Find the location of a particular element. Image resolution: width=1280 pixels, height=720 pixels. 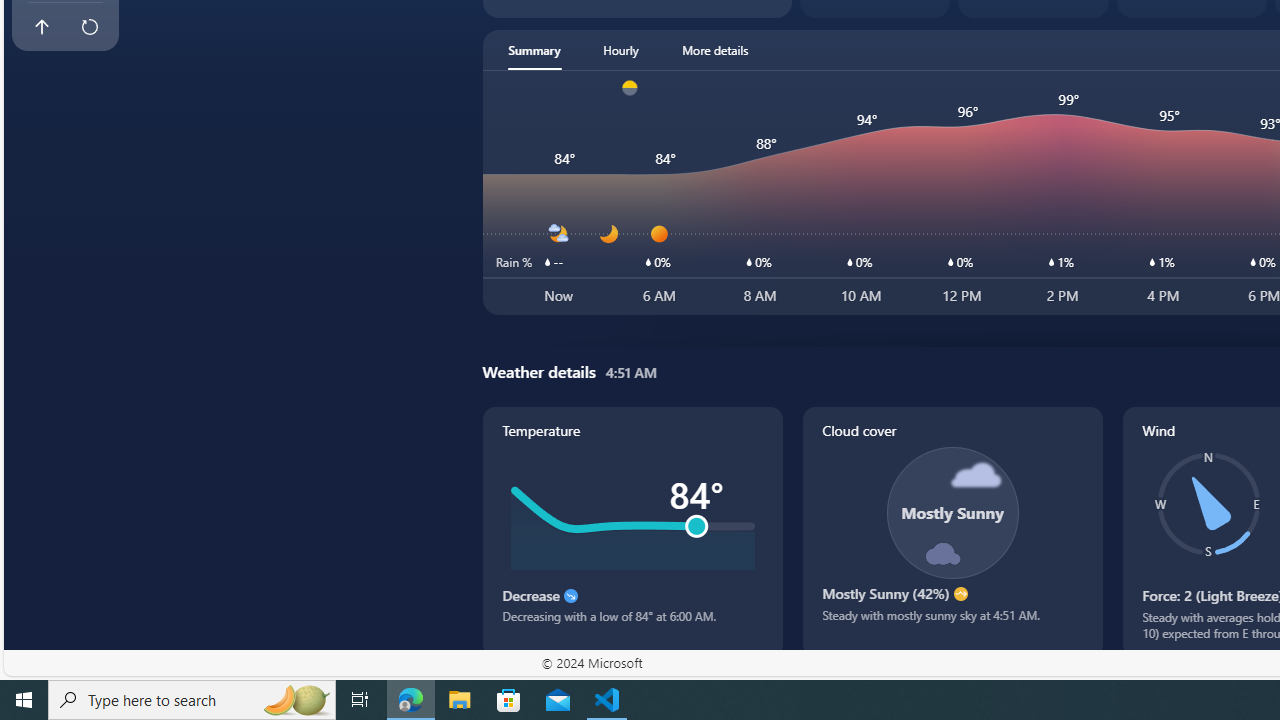

'Steady with mostly sunny sky at 4:51 AM.' is located at coordinates (951, 622).